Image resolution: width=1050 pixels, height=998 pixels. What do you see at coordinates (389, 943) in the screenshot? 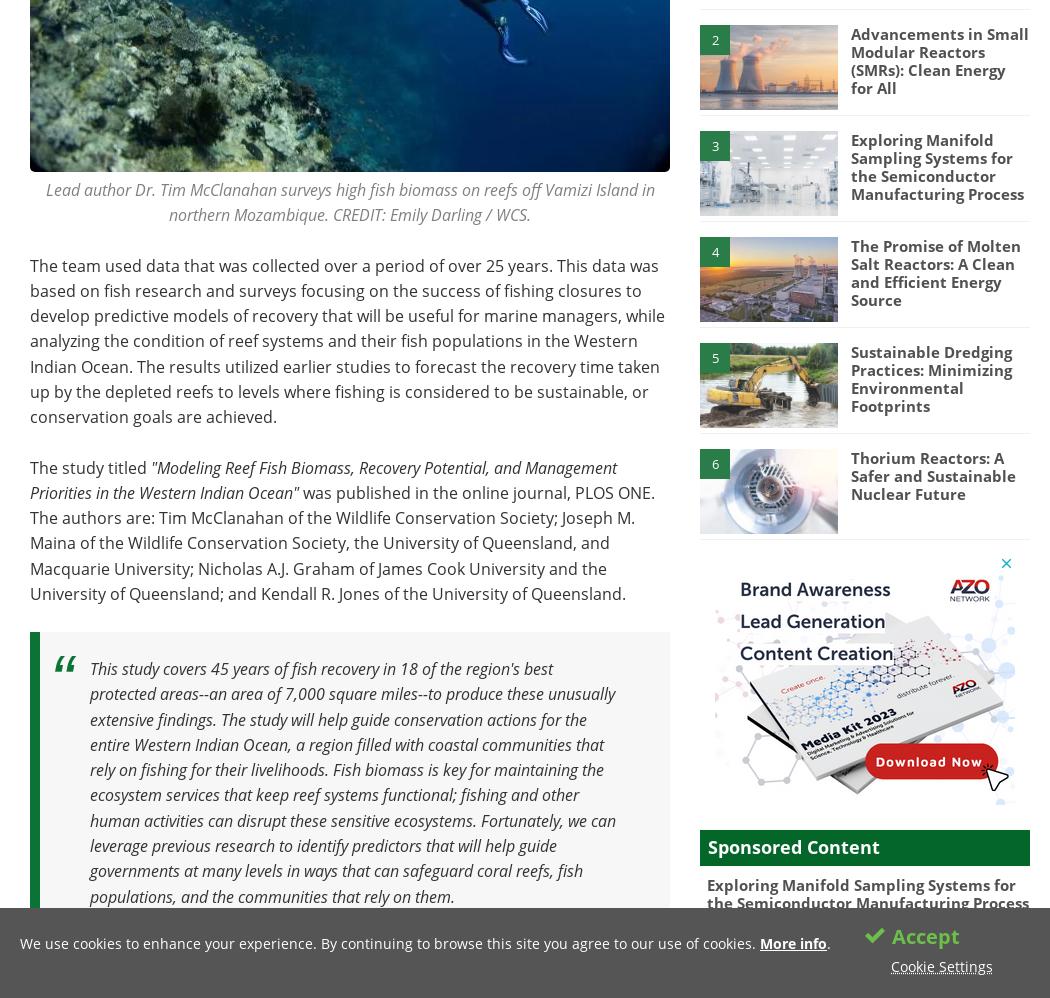
I see `'We use cookies to enhance your experience. By continuing to browse this site you agree to our use of cookies.'` at bounding box center [389, 943].